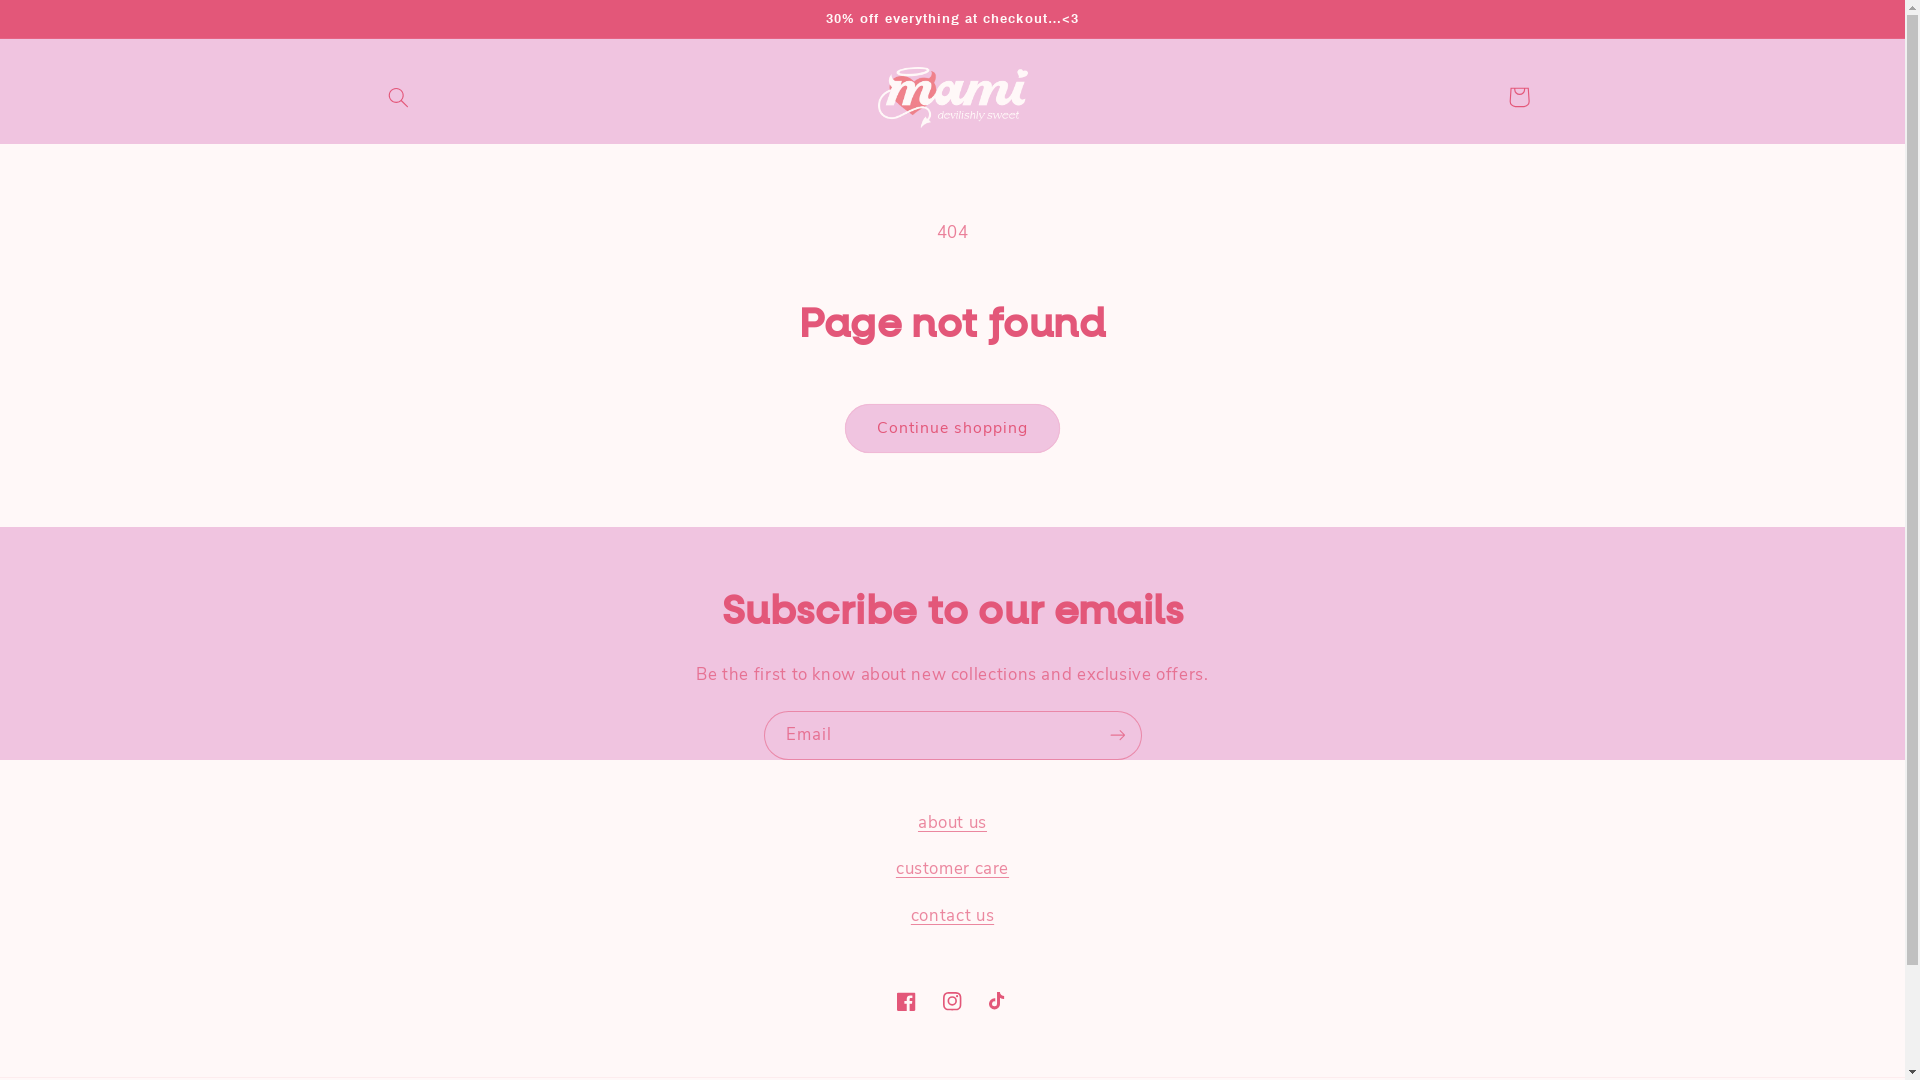  What do you see at coordinates (916, 822) in the screenshot?
I see `'about us'` at bounding box center [916, 822].